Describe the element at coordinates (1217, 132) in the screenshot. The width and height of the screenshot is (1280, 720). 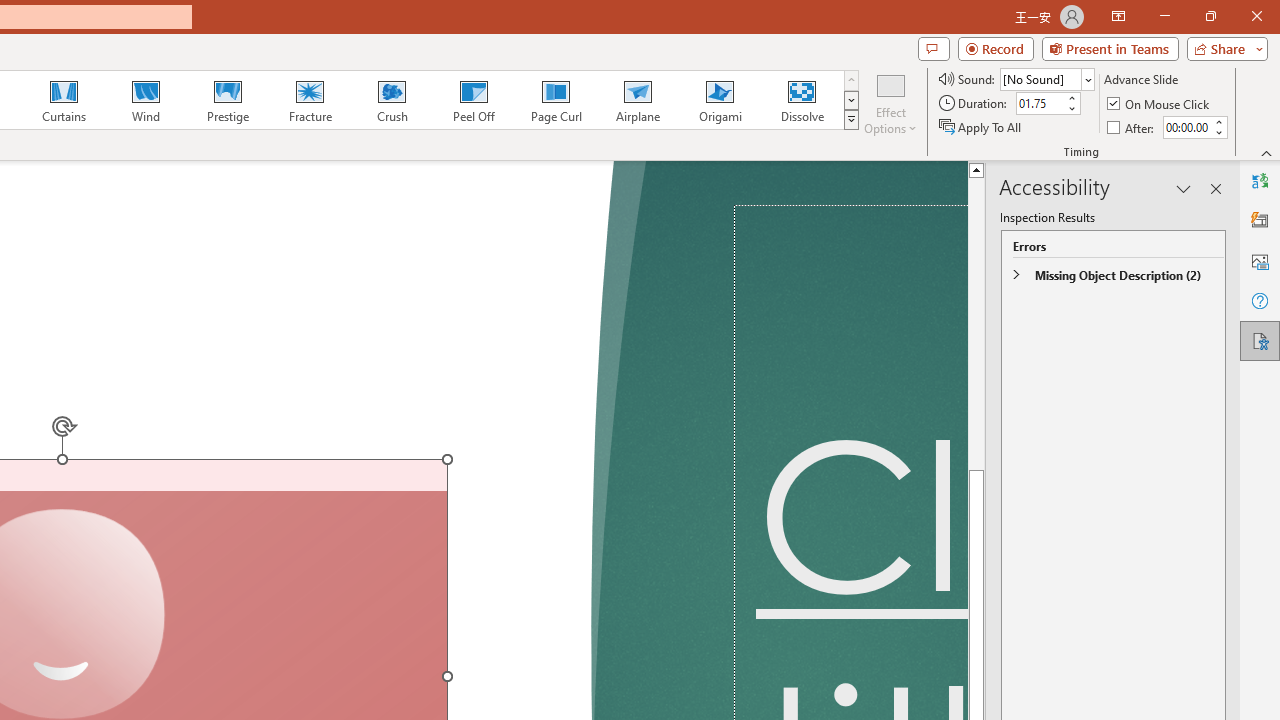
I see `'Less'` at that location.